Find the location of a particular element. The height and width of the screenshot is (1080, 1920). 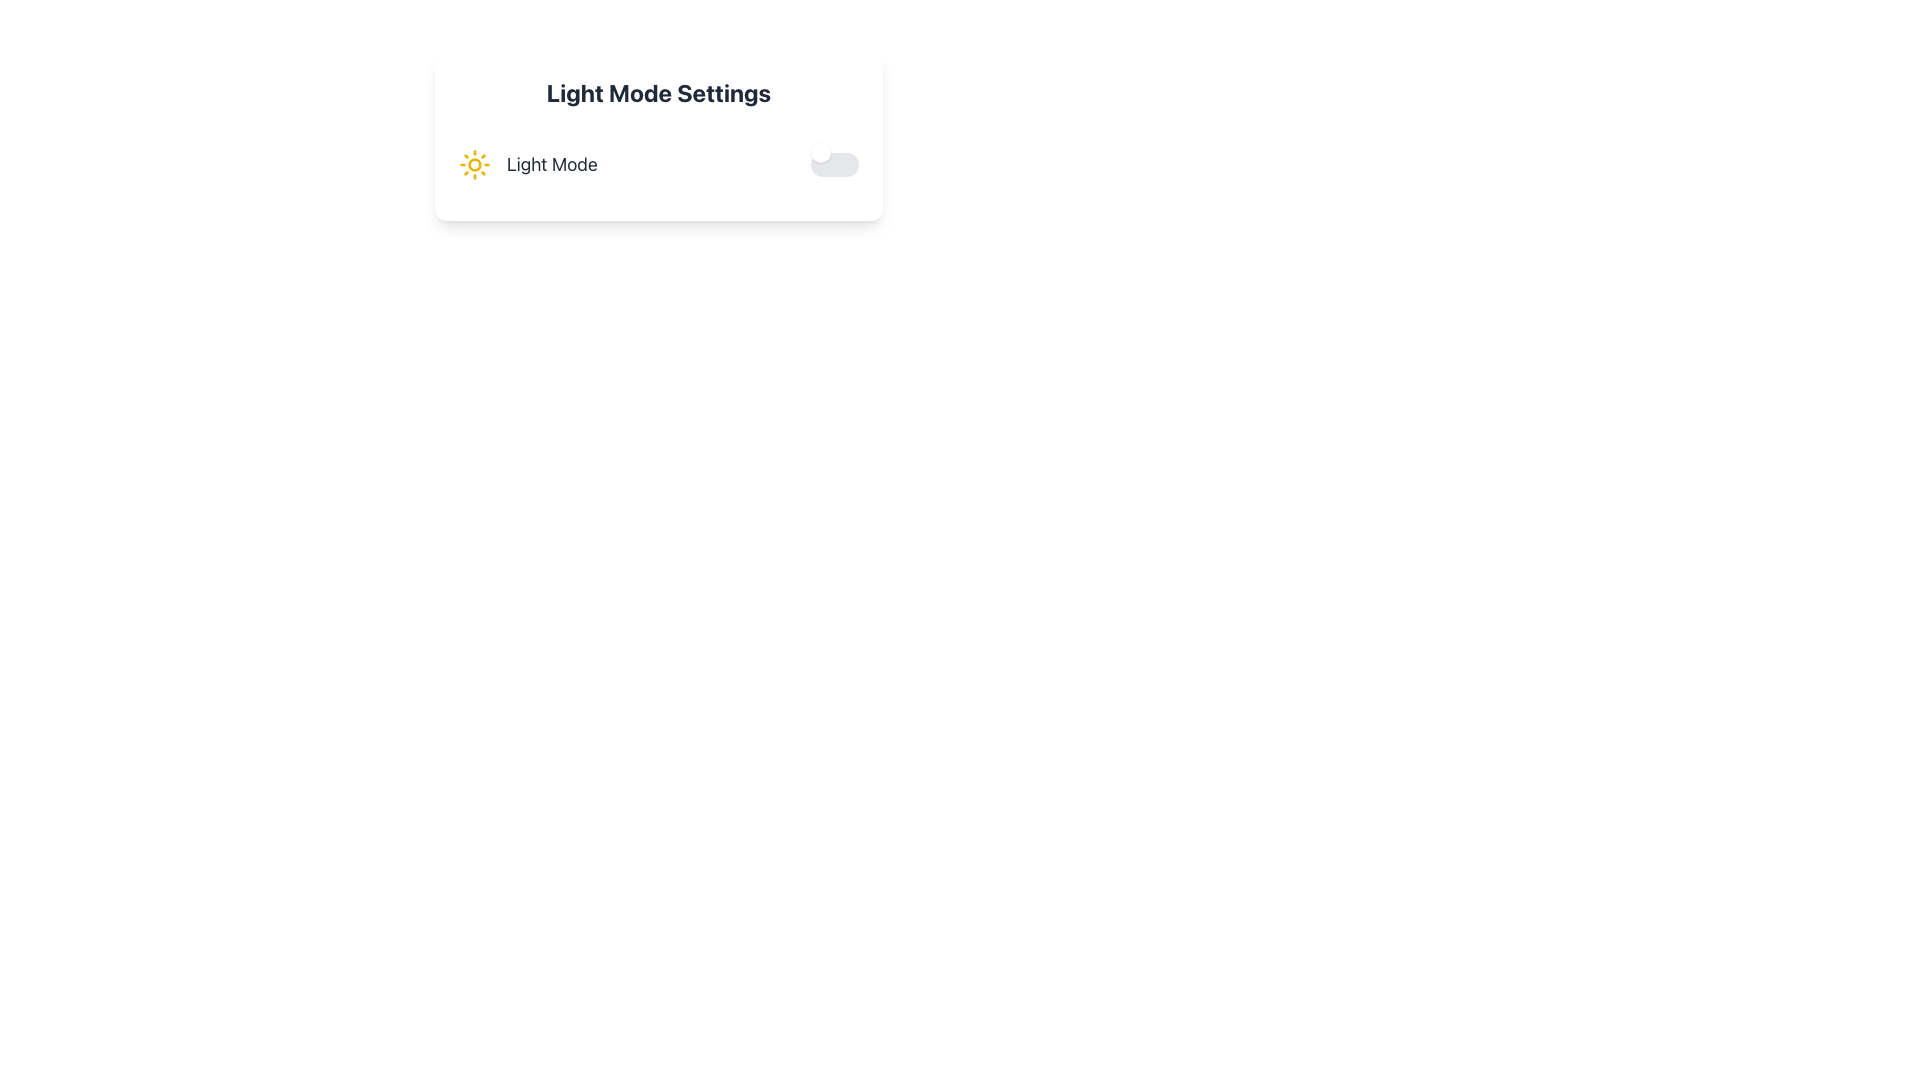

the small yellow circular shape located at the center of the sun graphic inside the 'Light Mode Settings' card interface is located at coordinates (474, 164).